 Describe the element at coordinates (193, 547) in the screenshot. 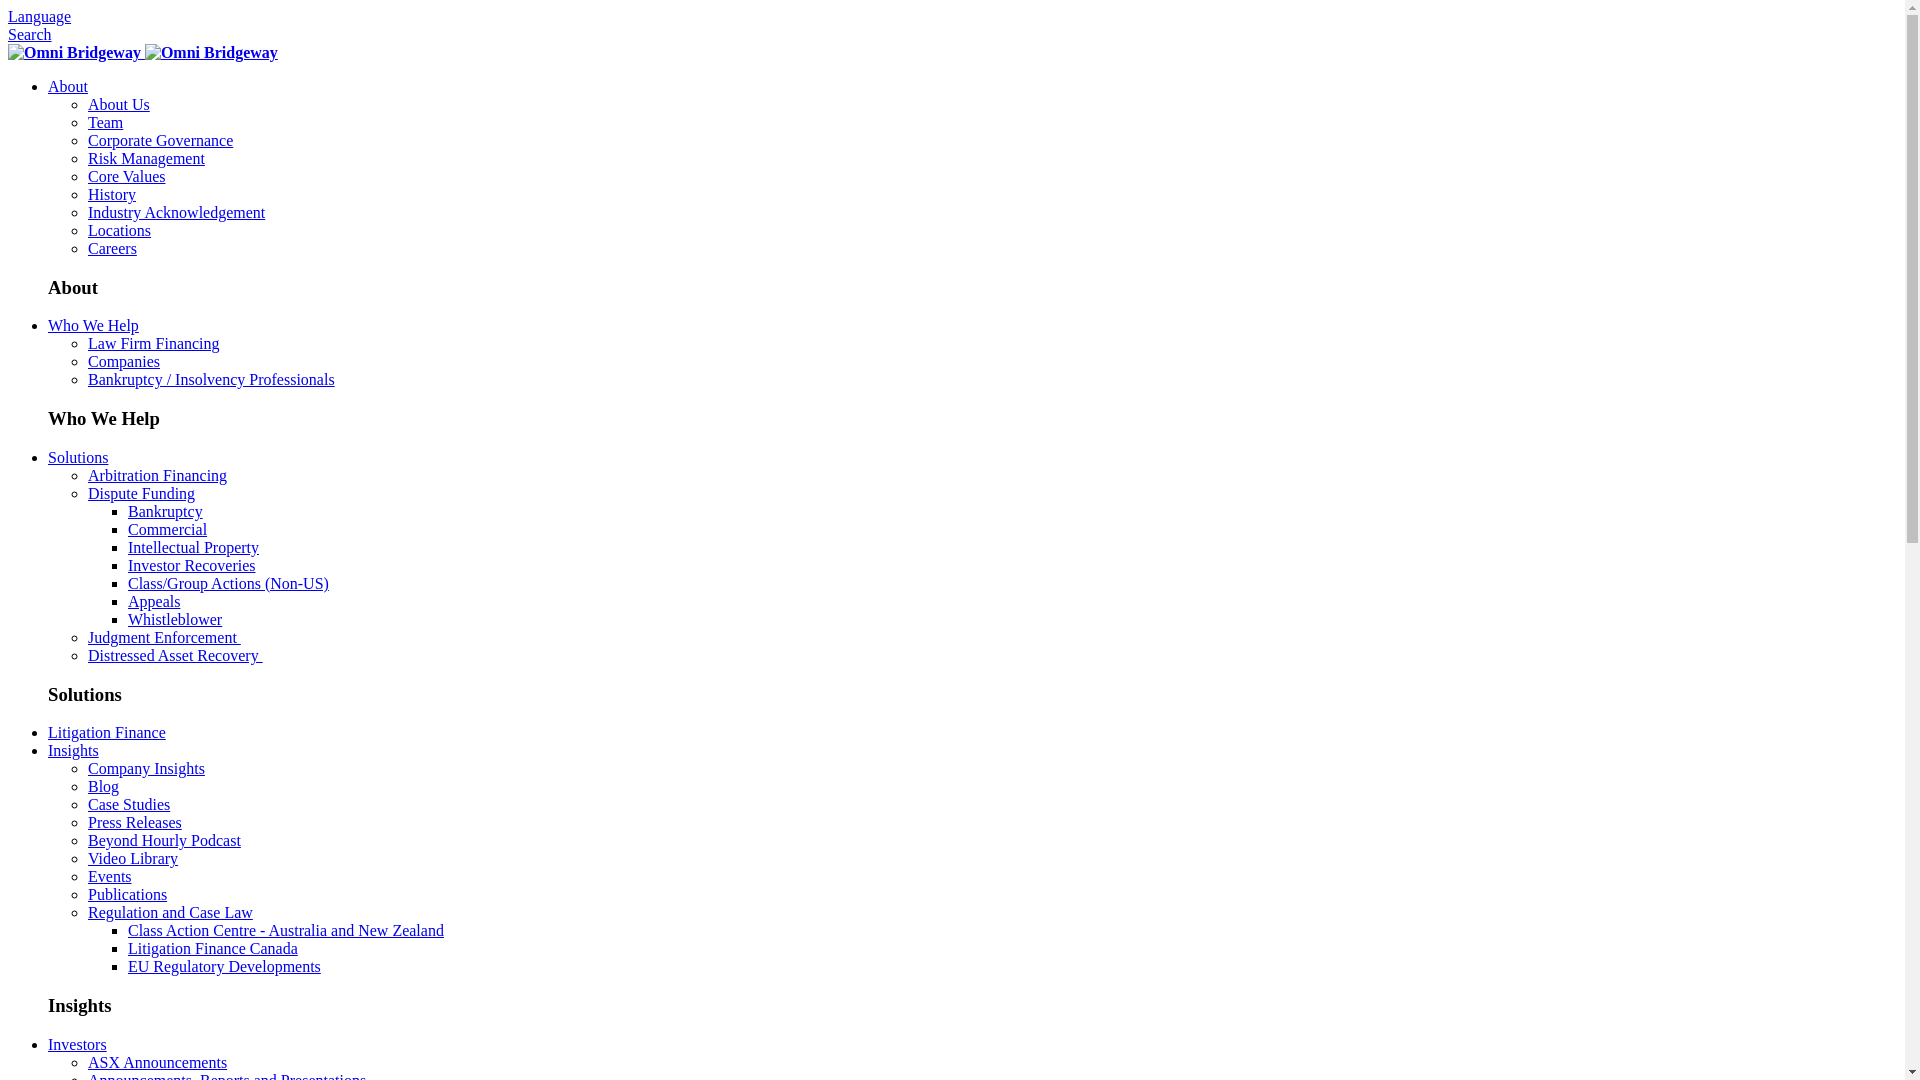

I see `'Intellectual Property'` at that location.